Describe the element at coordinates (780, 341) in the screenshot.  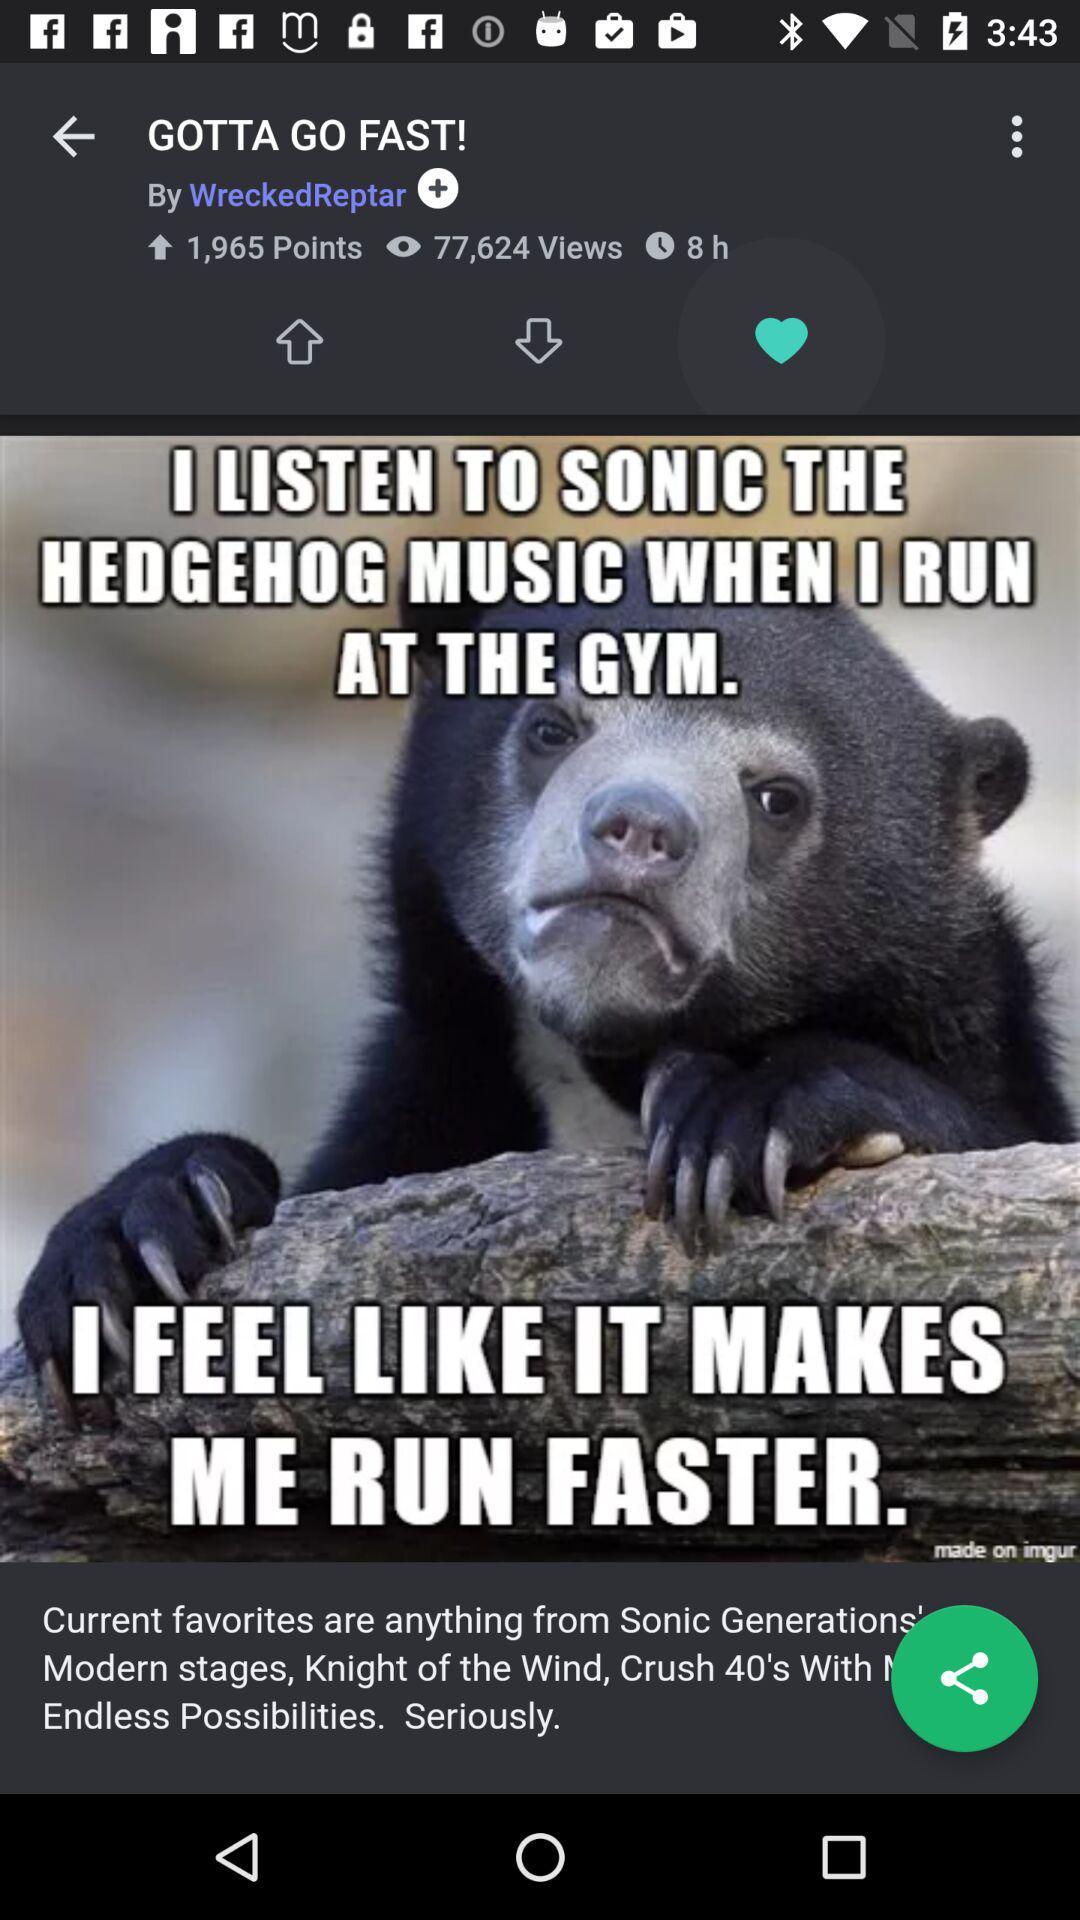
I see `to favorites` at that location.